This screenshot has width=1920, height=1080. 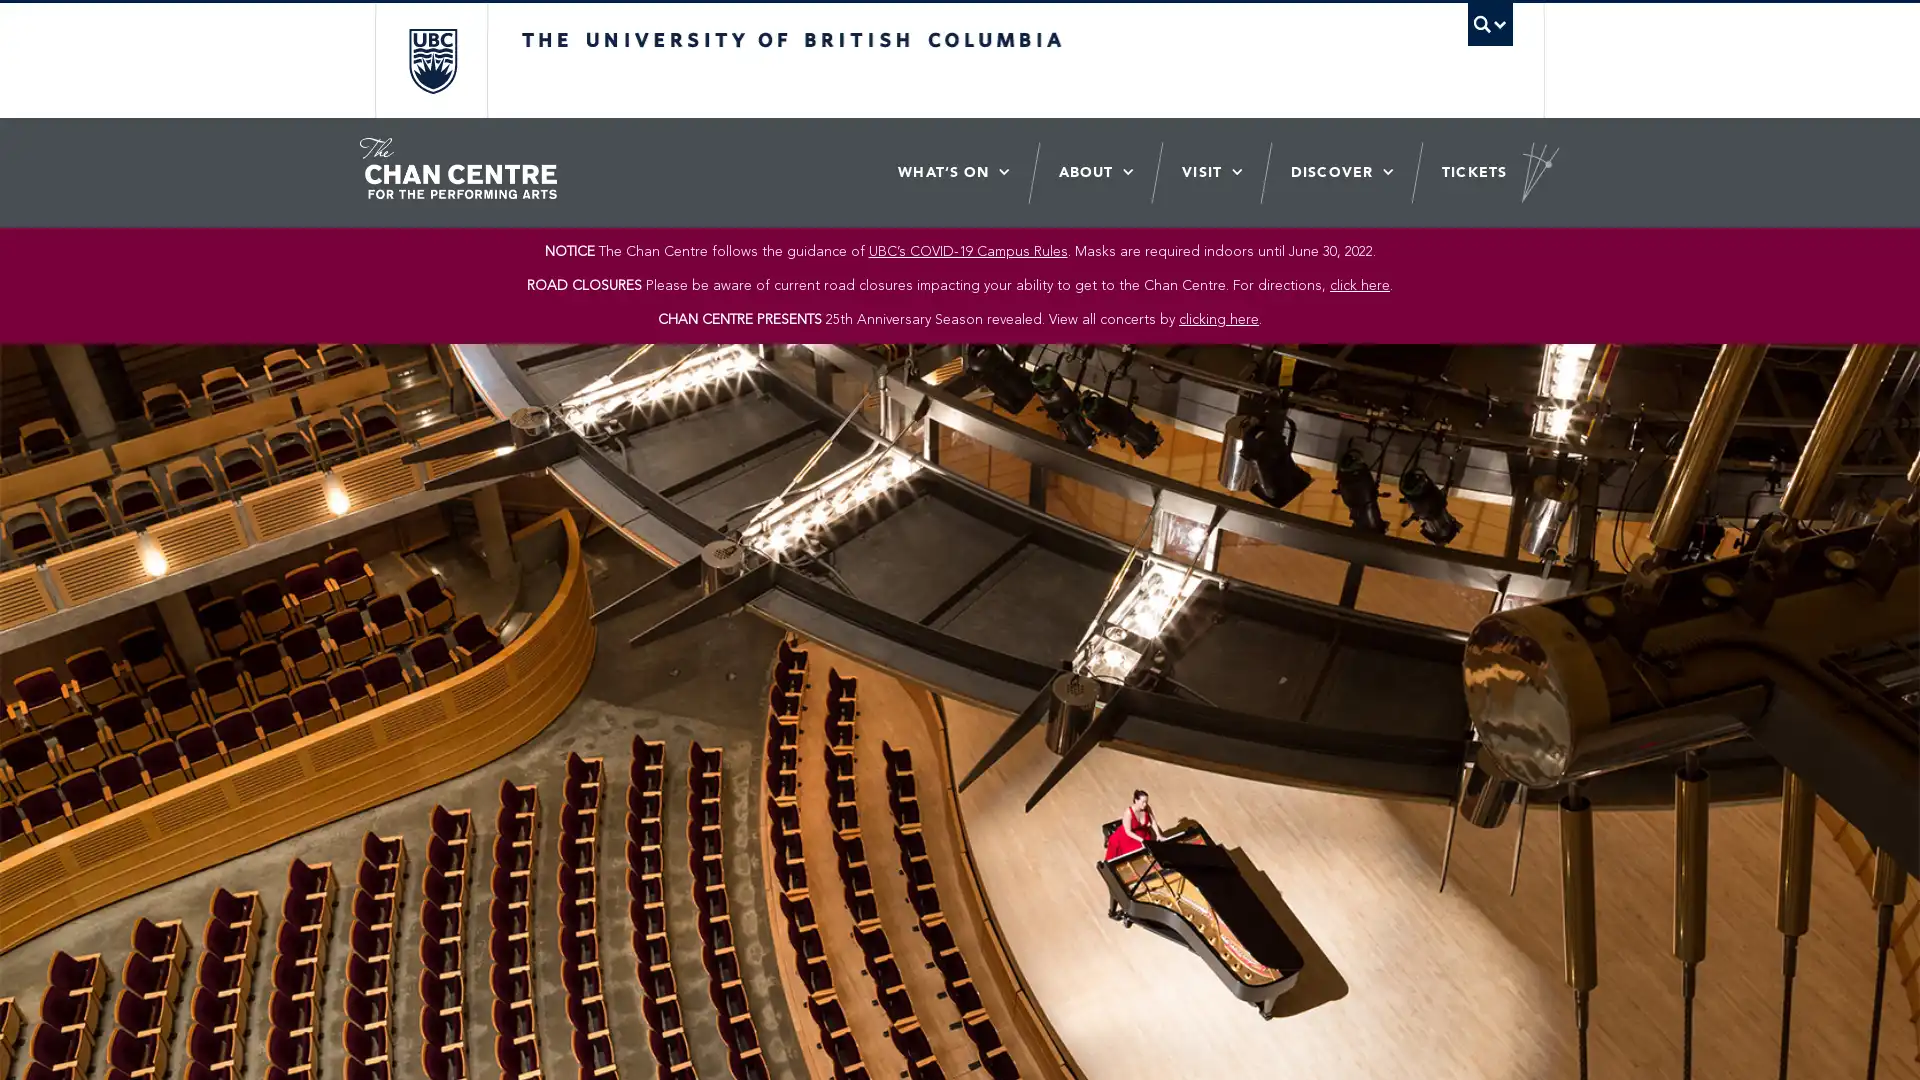 What do you see at coordinates (1096, 535) in the screenshot?
I see `Subscribe` at bounding box center [1096, 535].